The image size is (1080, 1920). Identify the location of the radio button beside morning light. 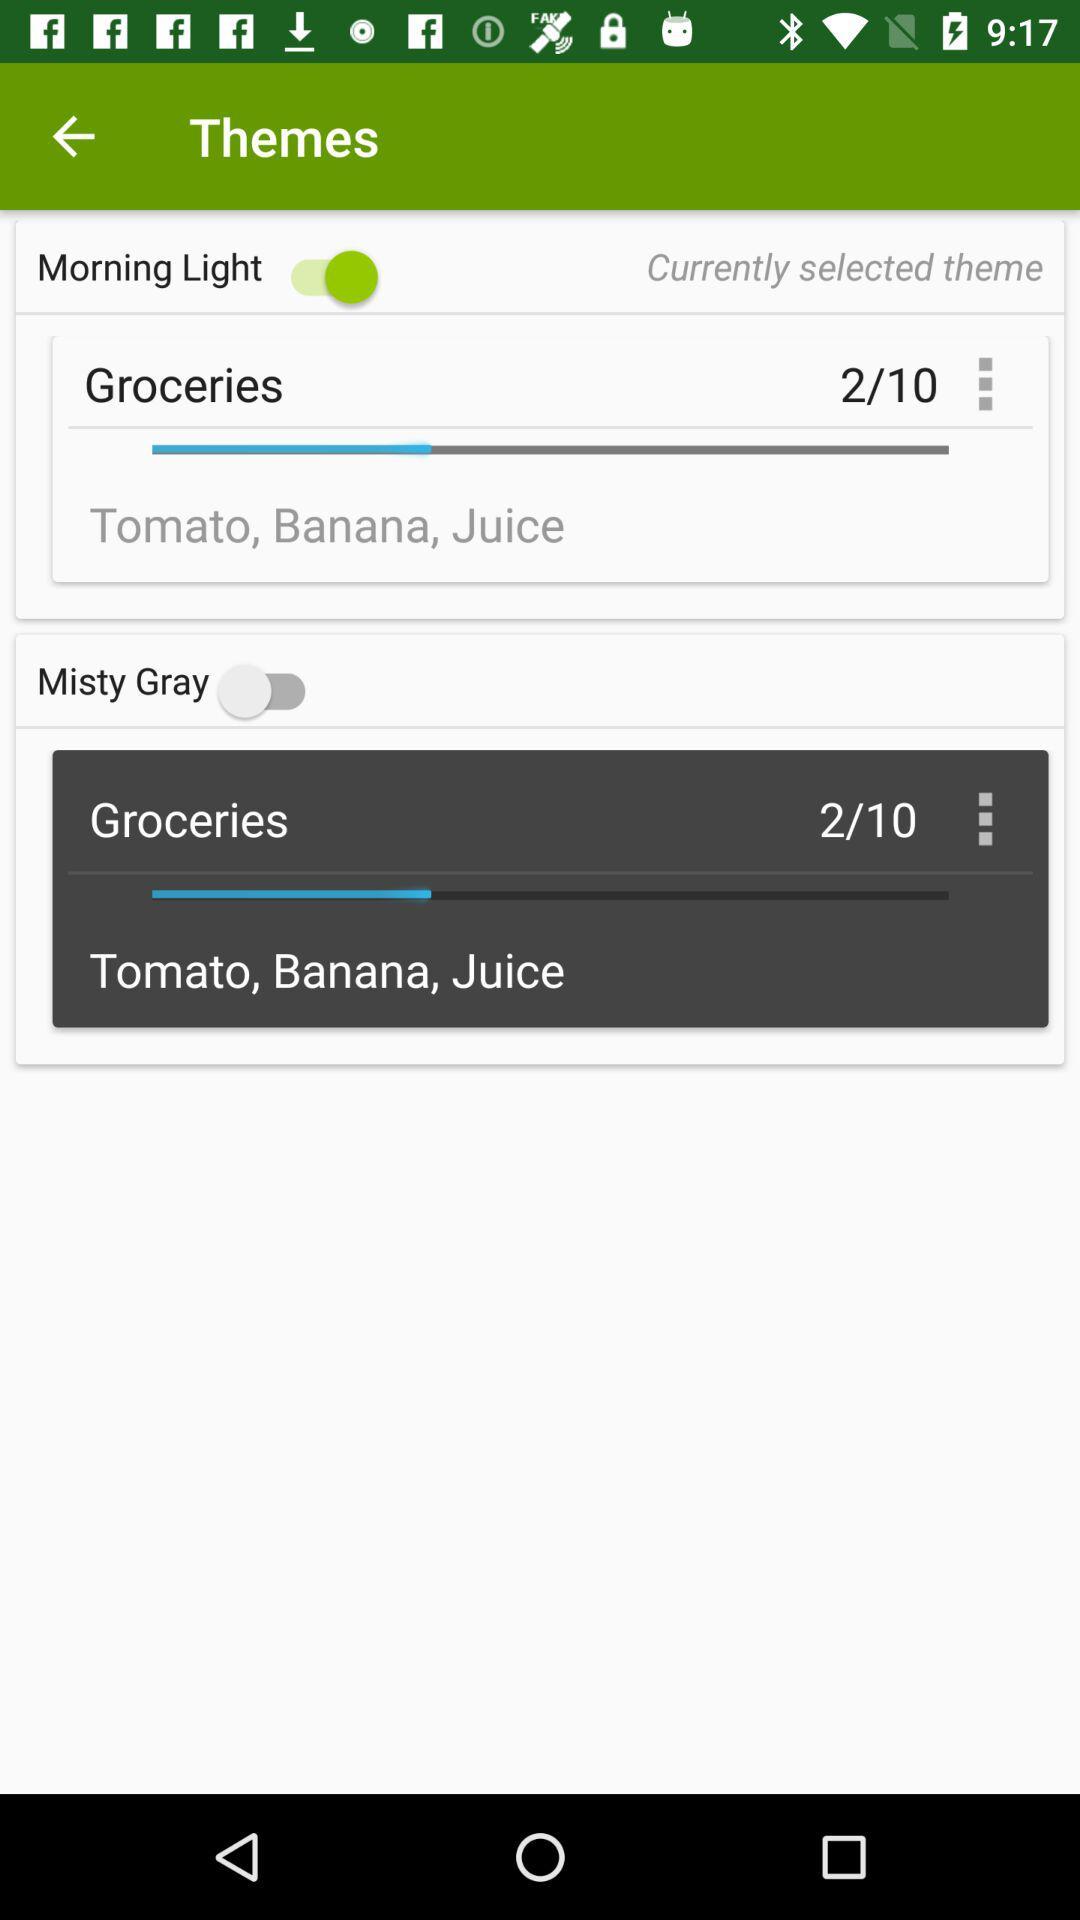
(212, 265).